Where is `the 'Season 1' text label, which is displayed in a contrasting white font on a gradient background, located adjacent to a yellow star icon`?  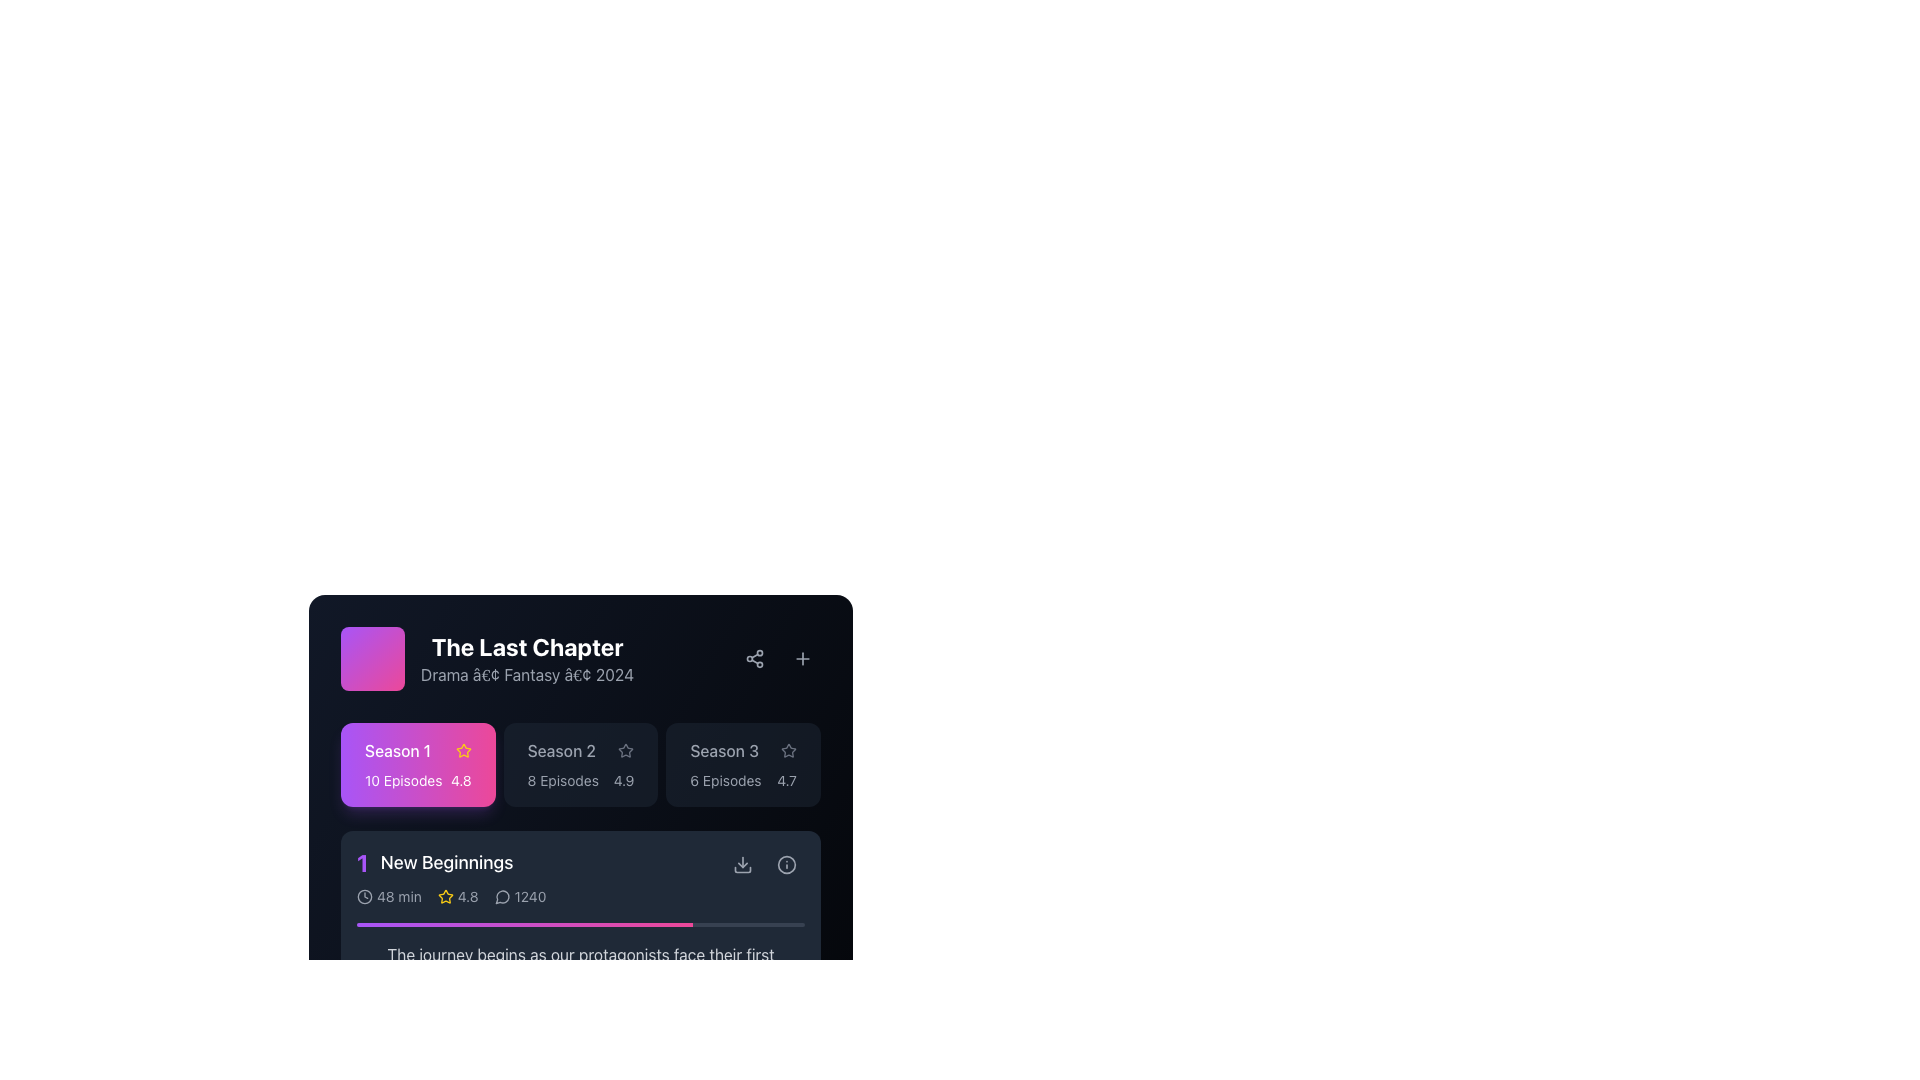 the 'Season 1' text label, which is displayed in a contrasting white font on a gradient background, located adjacent to a yellow star icon is located at coordinates (417, 751).